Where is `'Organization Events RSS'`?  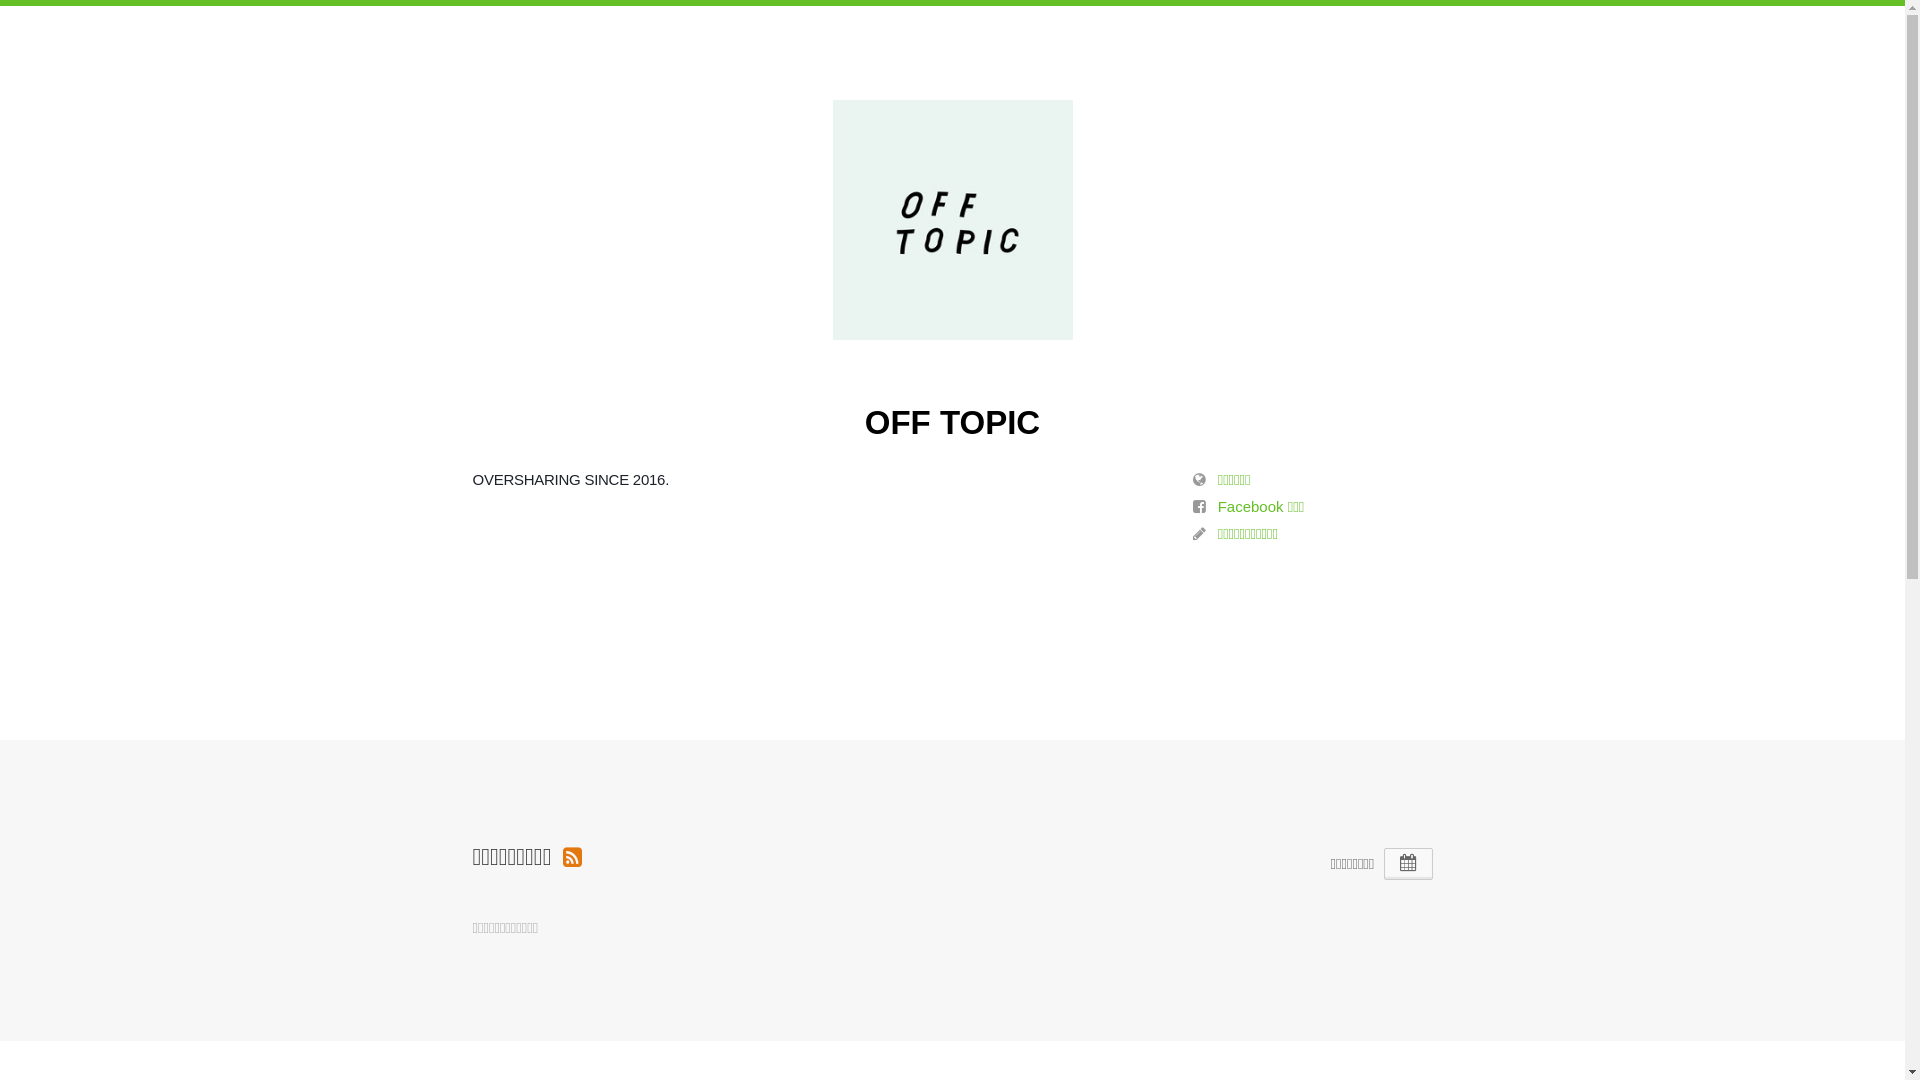 'Organization Events RSS' is located at coordinates (561, 855).